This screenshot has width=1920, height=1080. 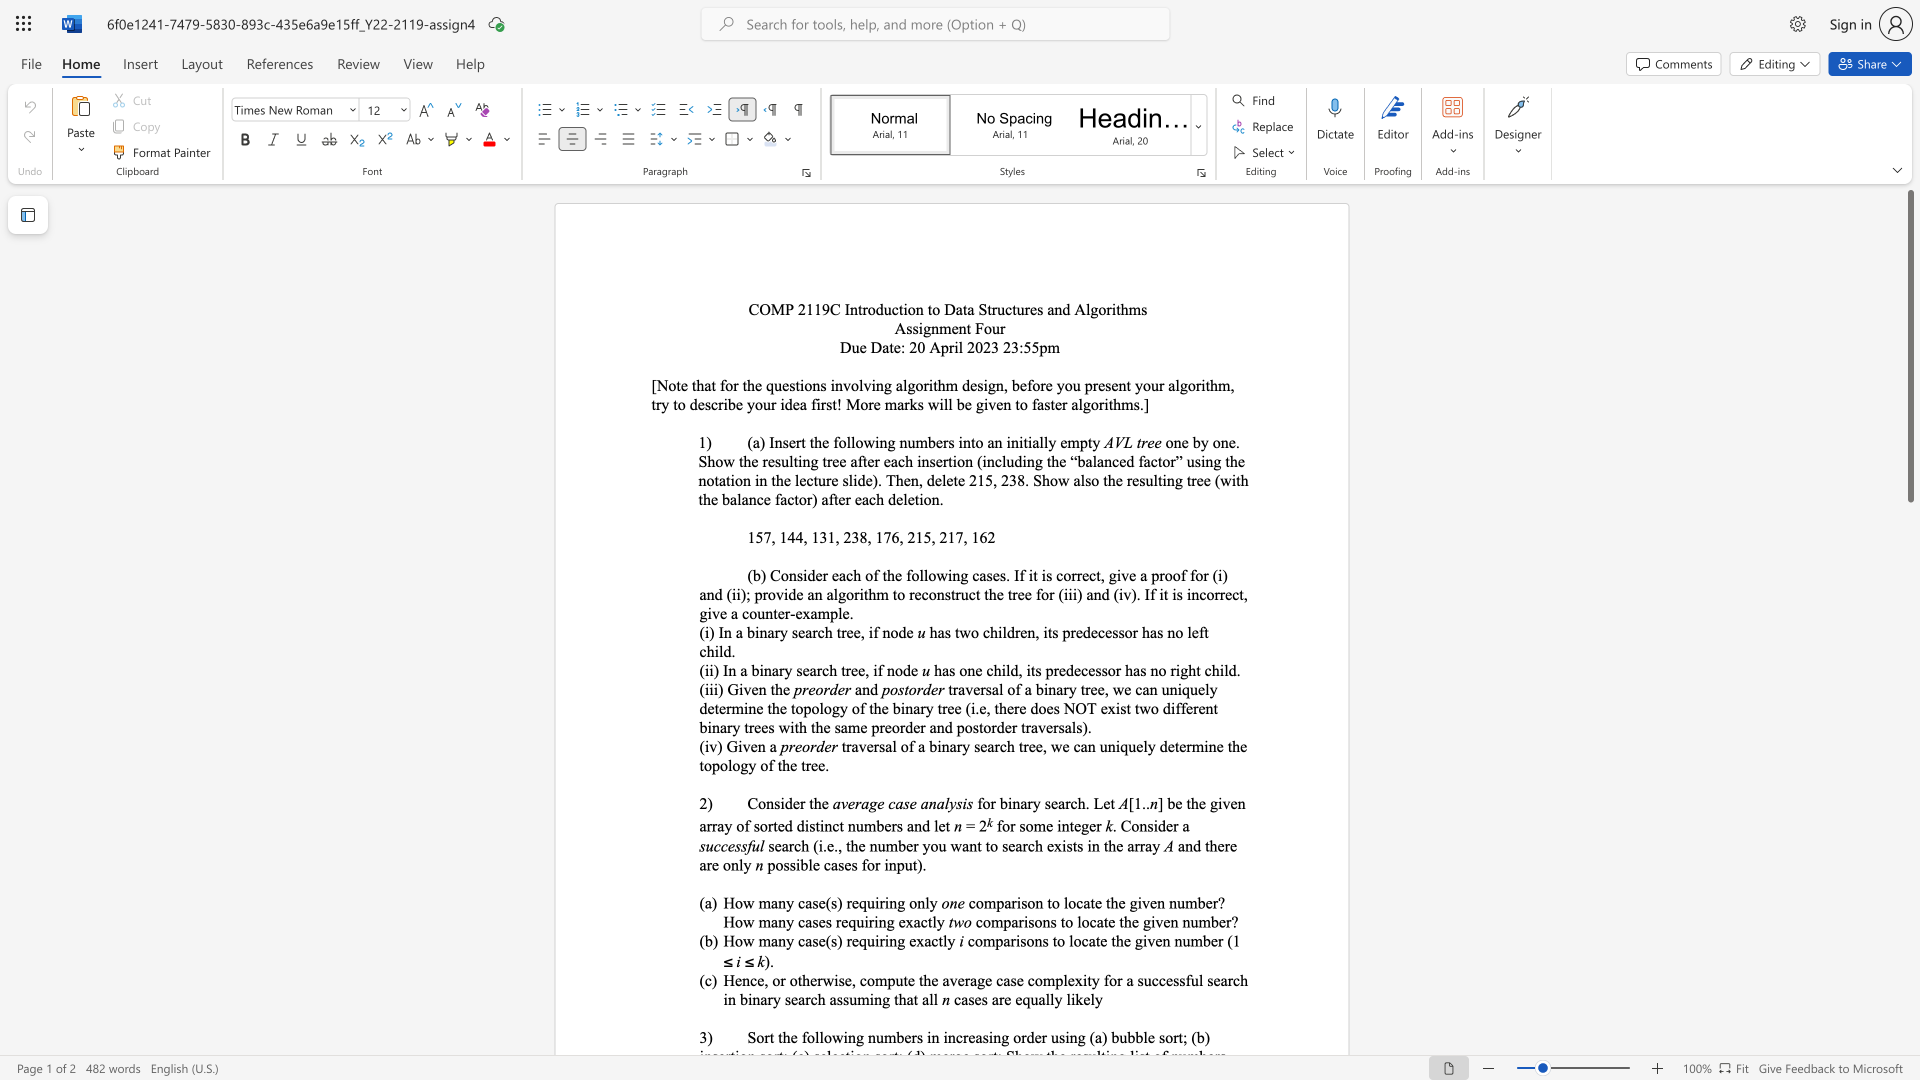 What do you see at coordinates (987, 309) in the screenshot?
I see `the subset text "tructures and Algorit" within the text "COMP 2119C Introduction to Data Structures and Algorithms"` at bounding box center [987, 309].